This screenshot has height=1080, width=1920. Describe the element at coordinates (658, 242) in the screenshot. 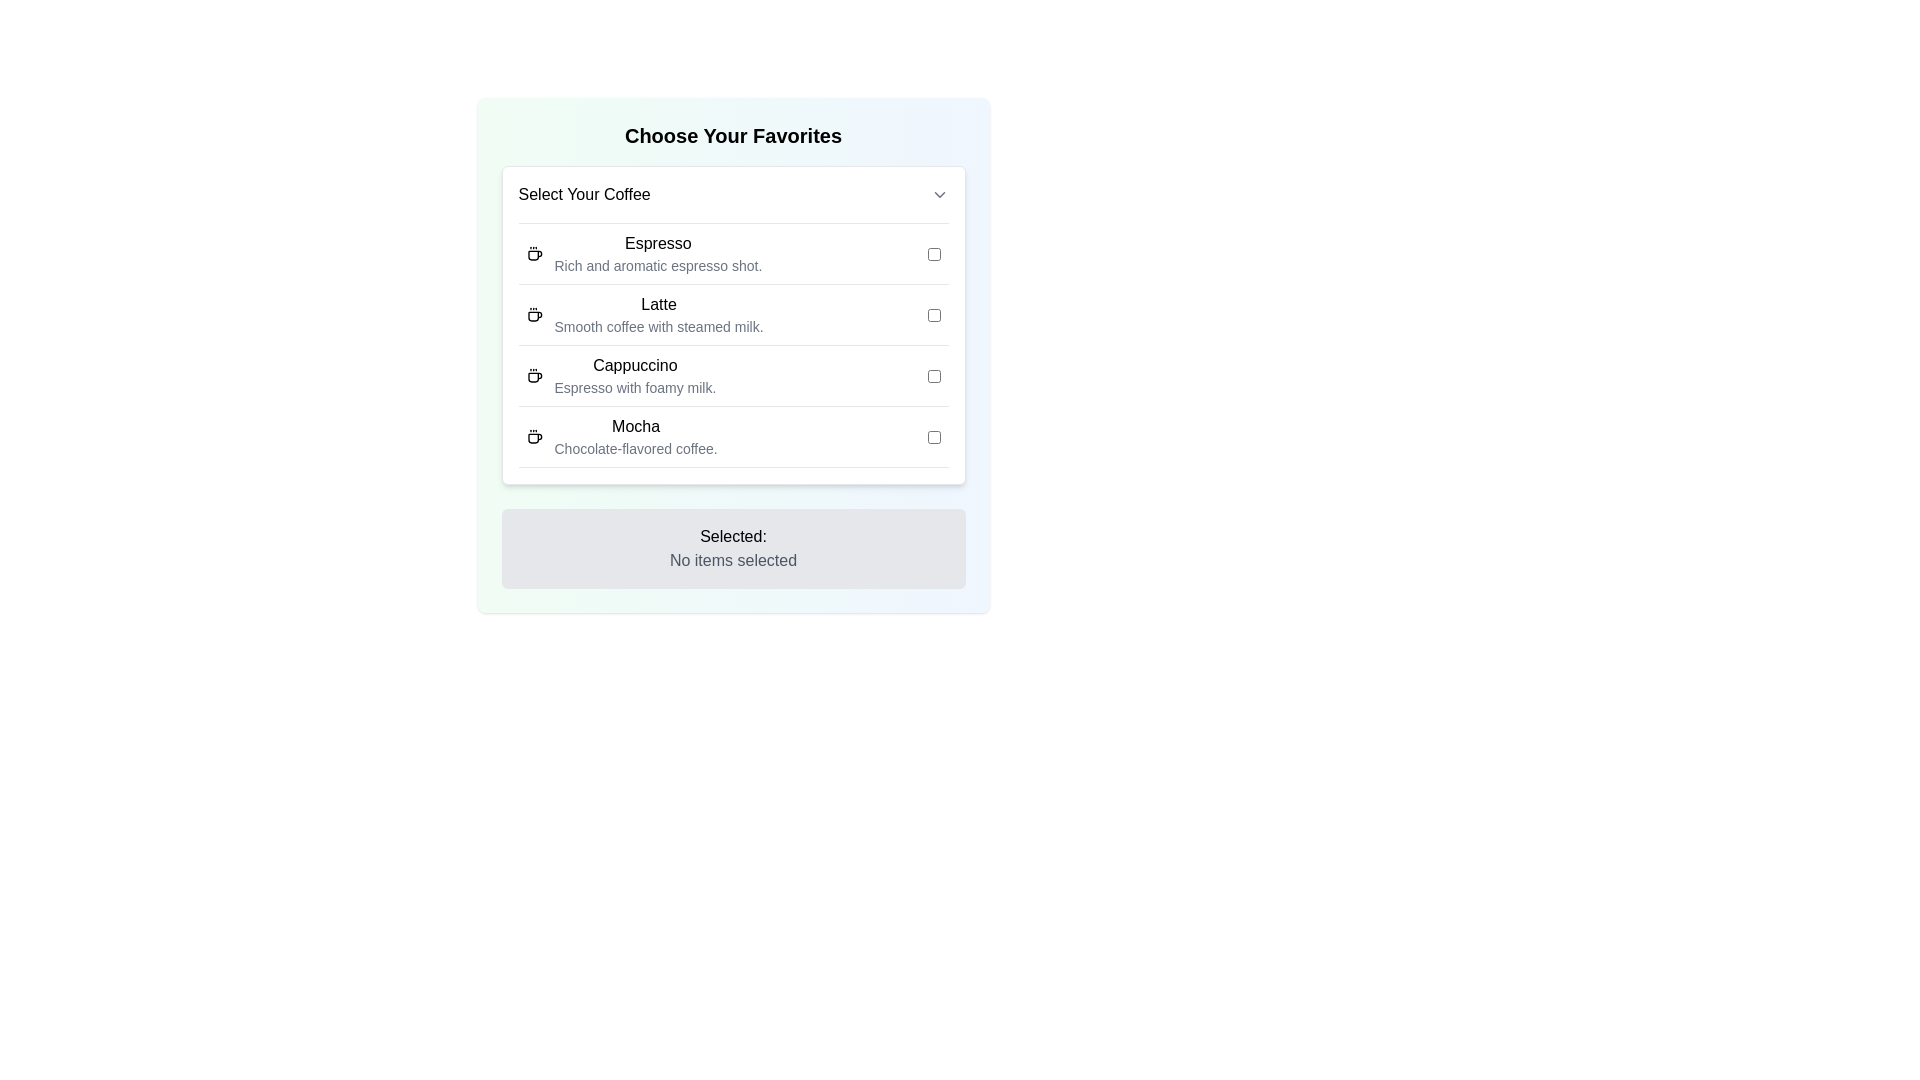

I see `the label text for the coffee option, which is the title located at the top section of the item entry under 'Select Your Coffee'` at that location.